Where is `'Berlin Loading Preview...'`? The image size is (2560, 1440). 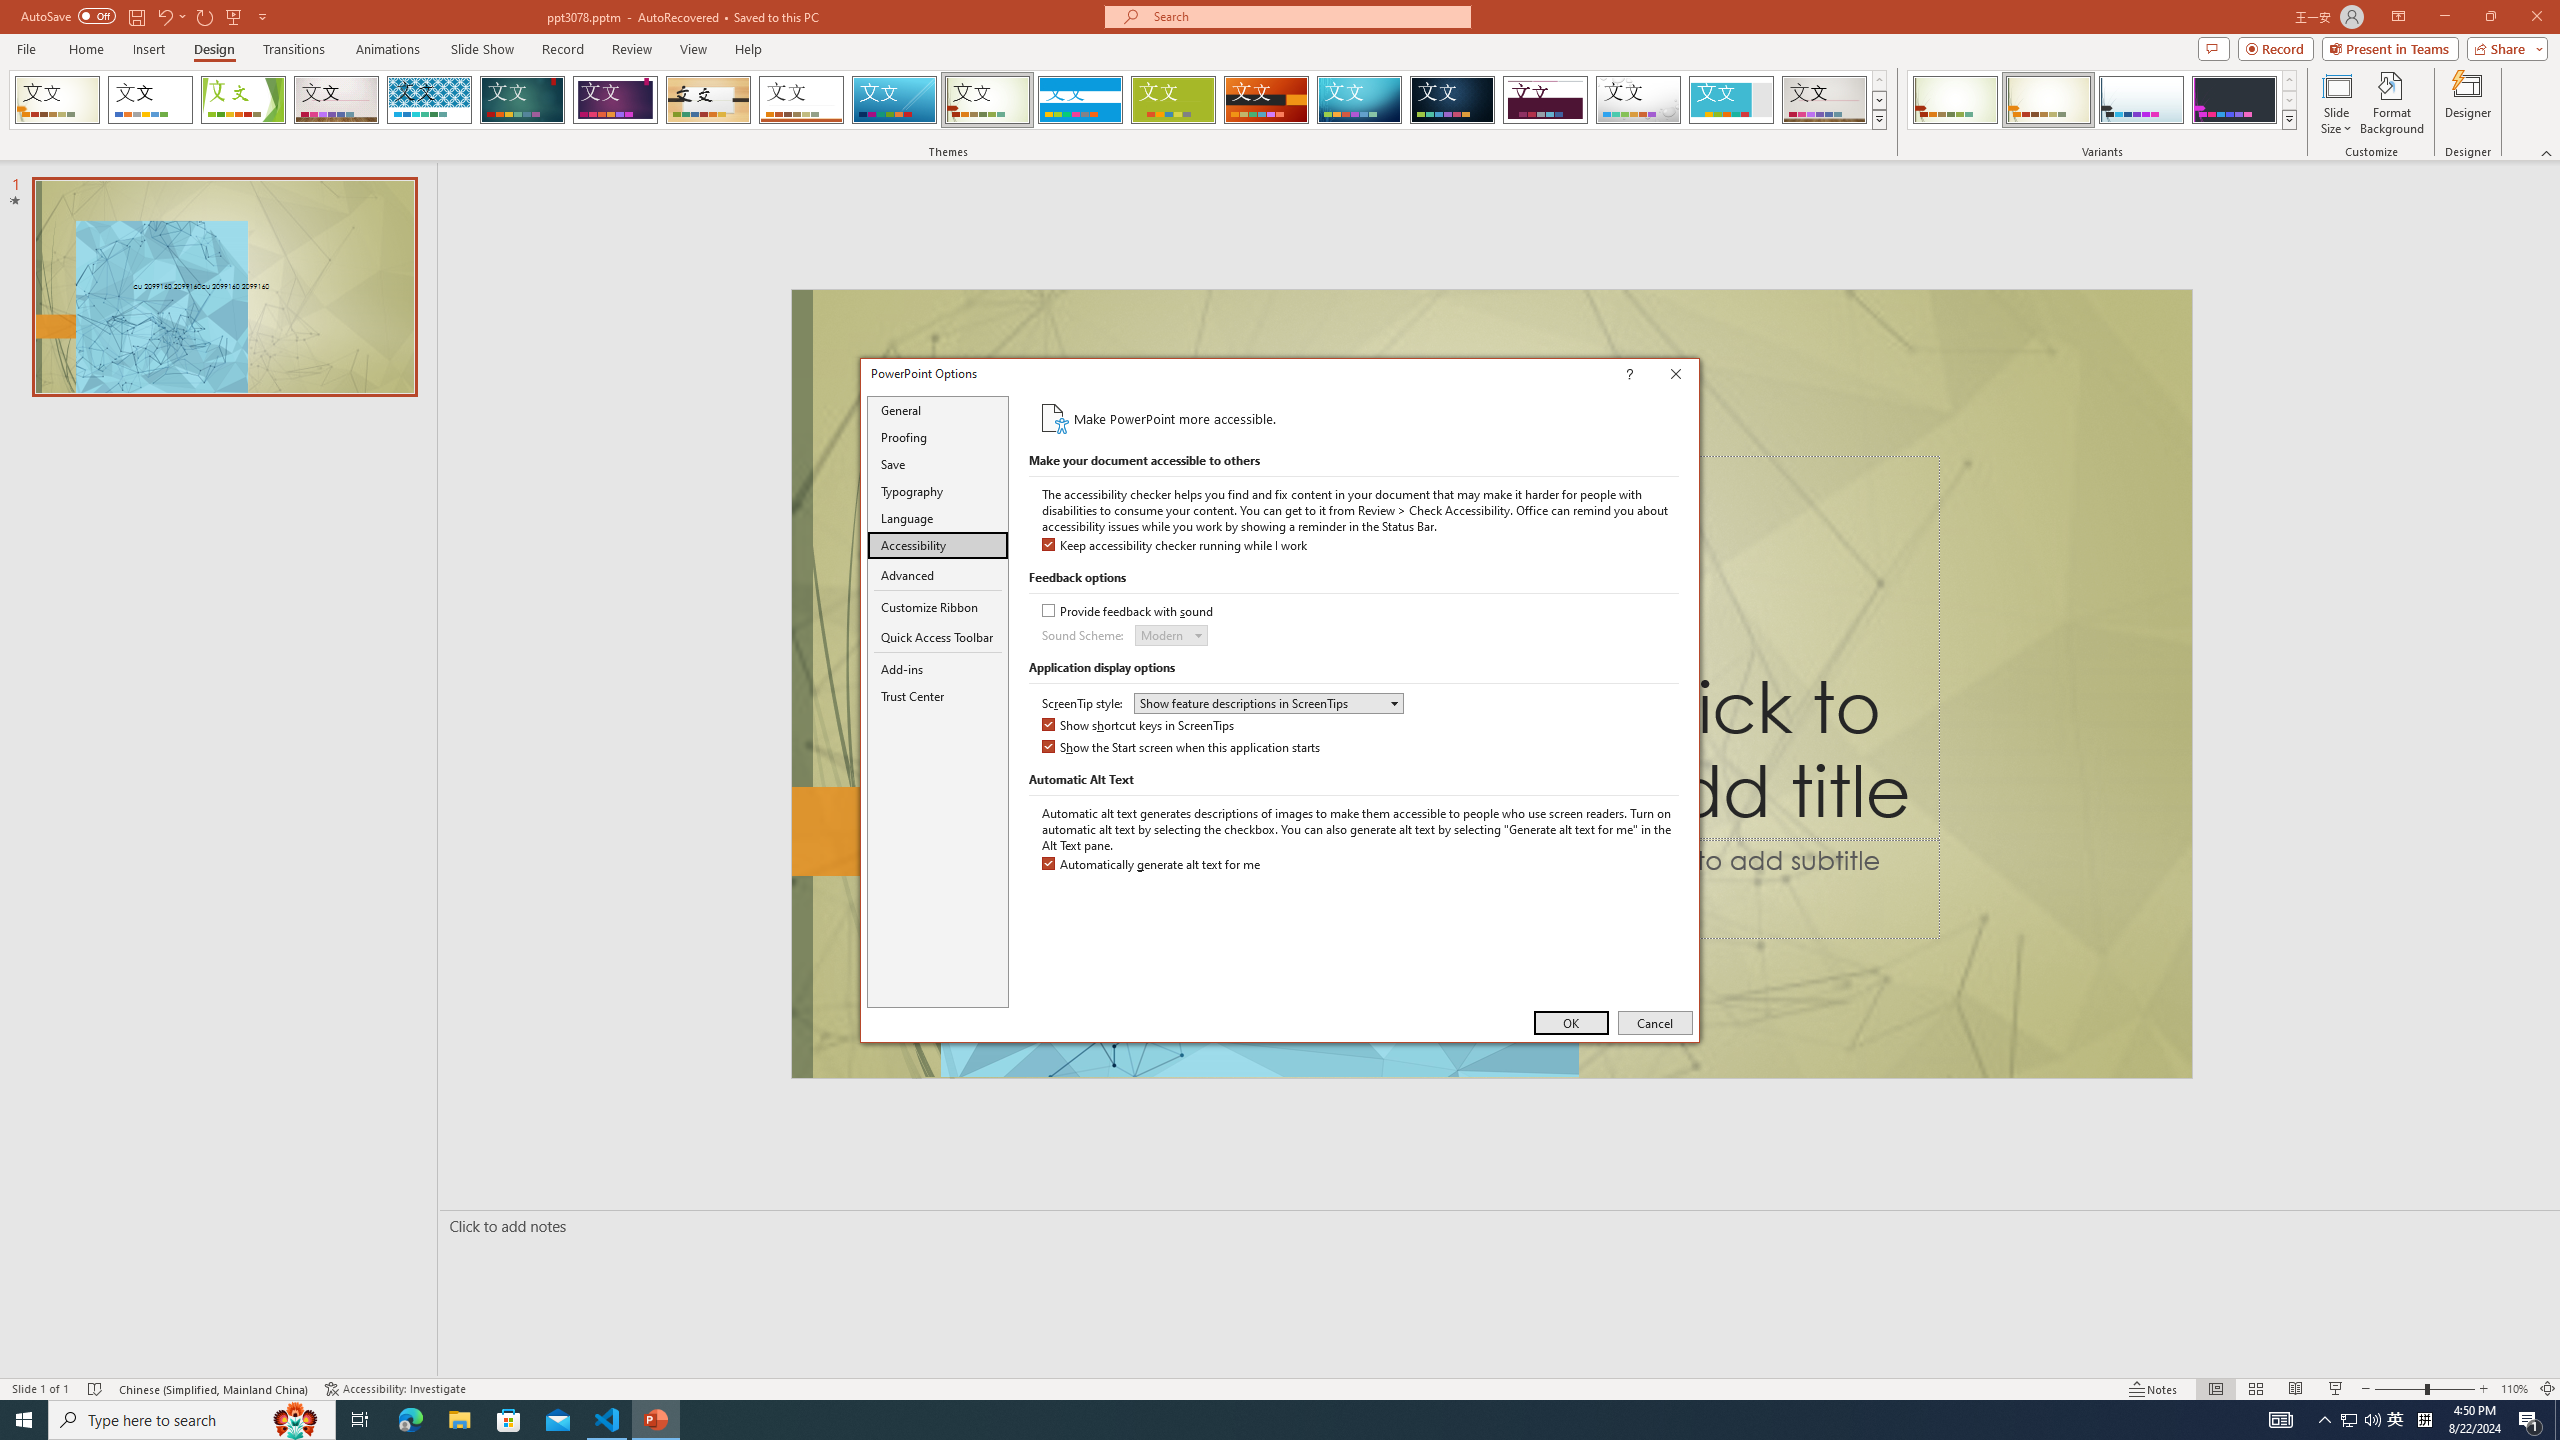
'Berlin Loading Preview...' is located at coordinates (1267, 99).